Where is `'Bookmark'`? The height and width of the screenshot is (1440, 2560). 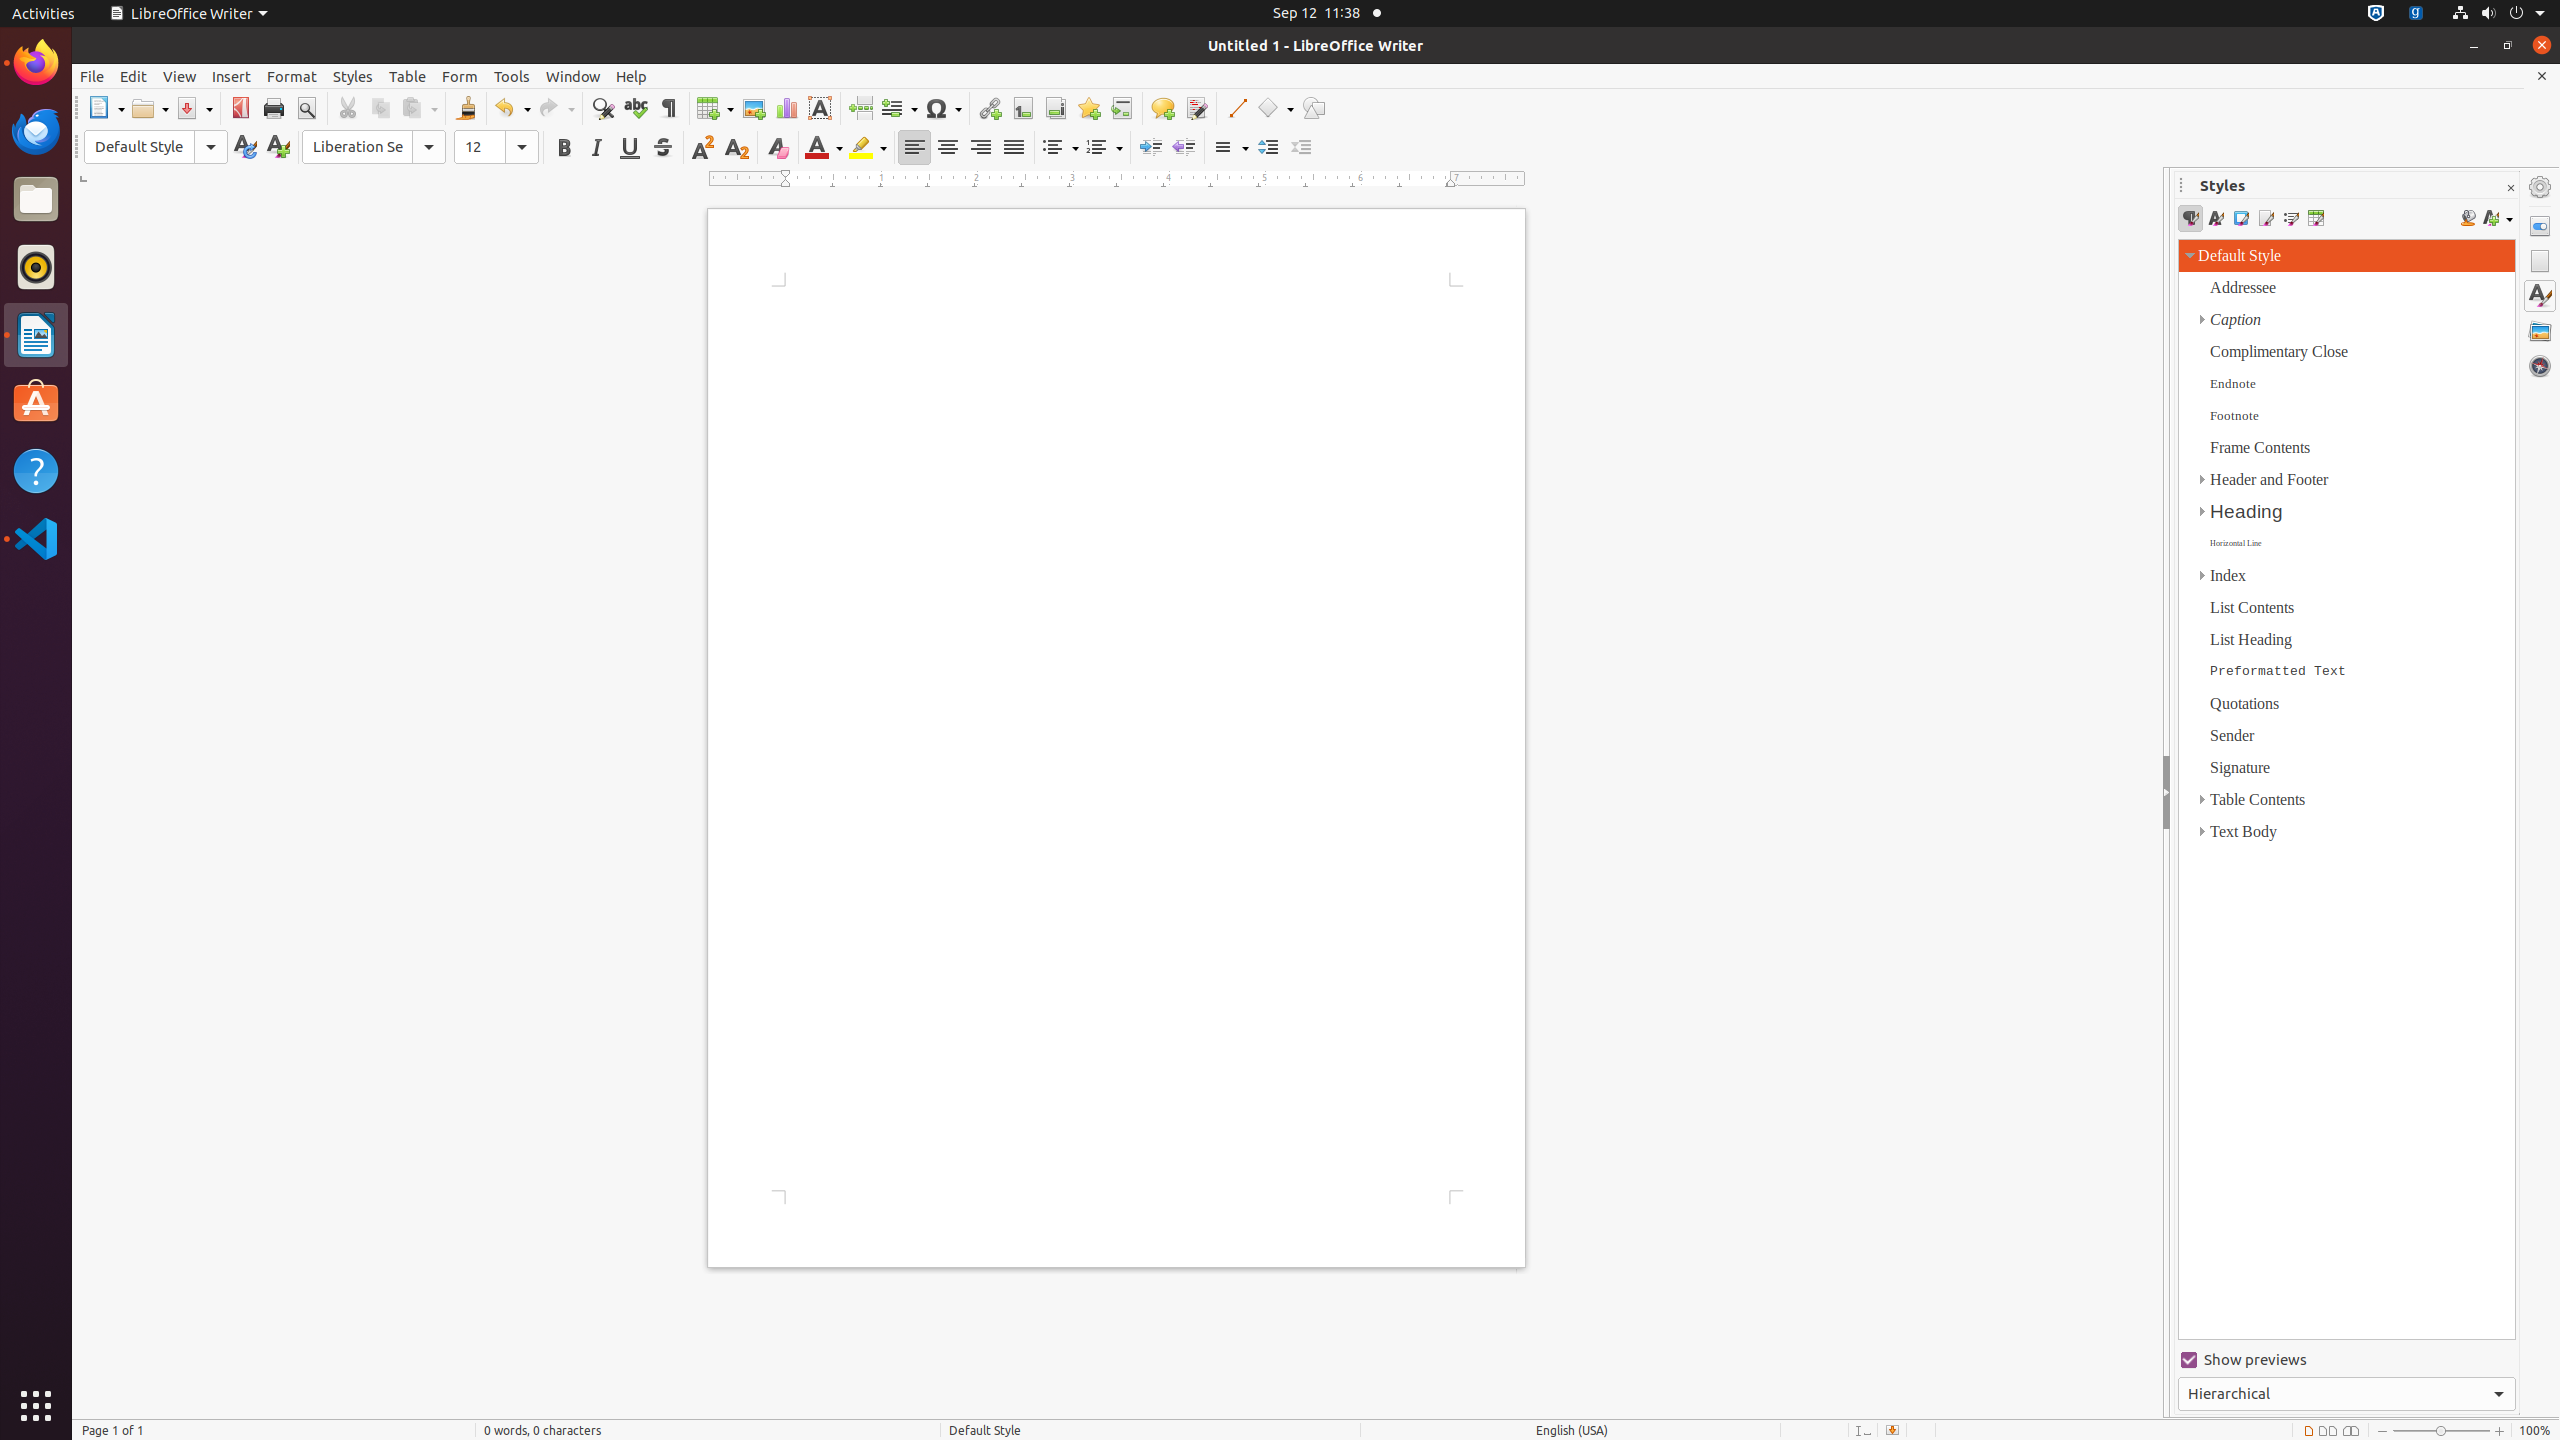 'Bookmark' is located at coordinates (1088, 107).